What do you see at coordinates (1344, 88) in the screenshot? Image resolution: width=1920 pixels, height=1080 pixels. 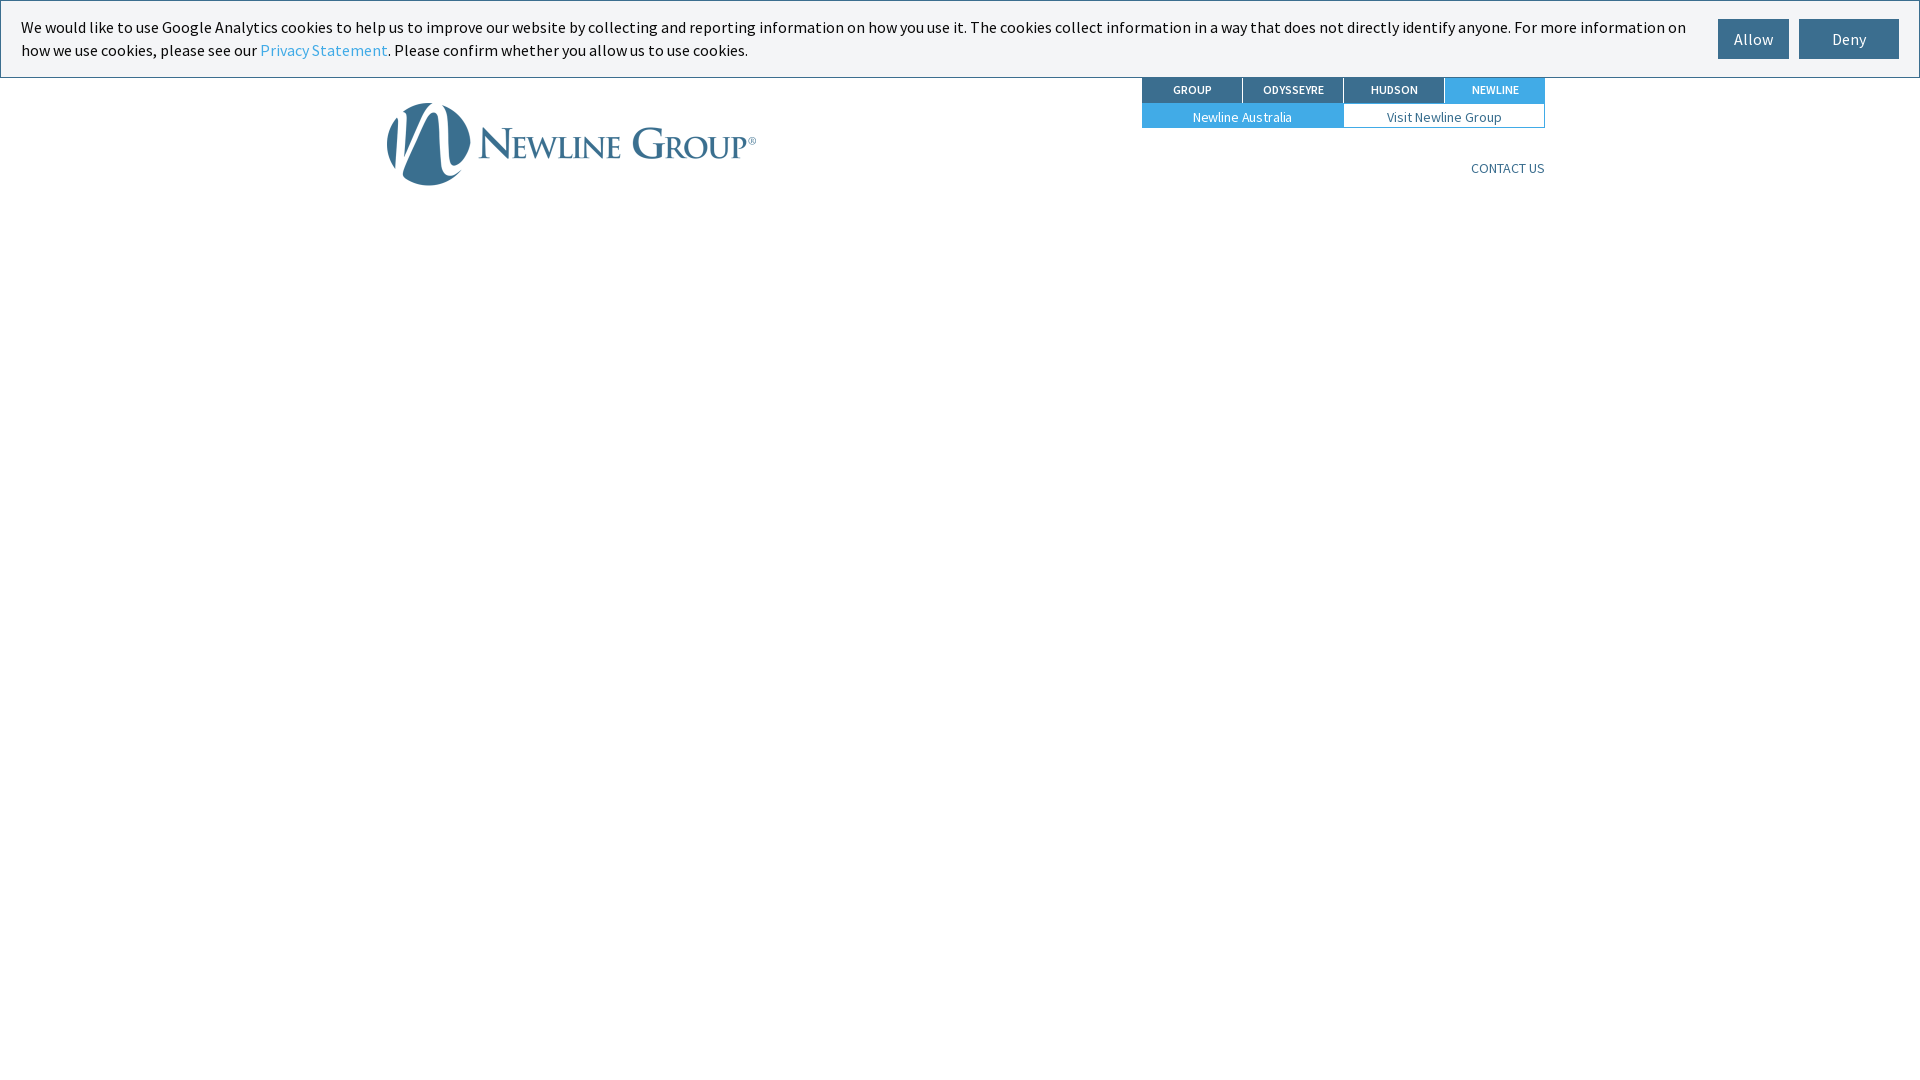 I see `'HUDSON'` at bounding box center [1344, 88].